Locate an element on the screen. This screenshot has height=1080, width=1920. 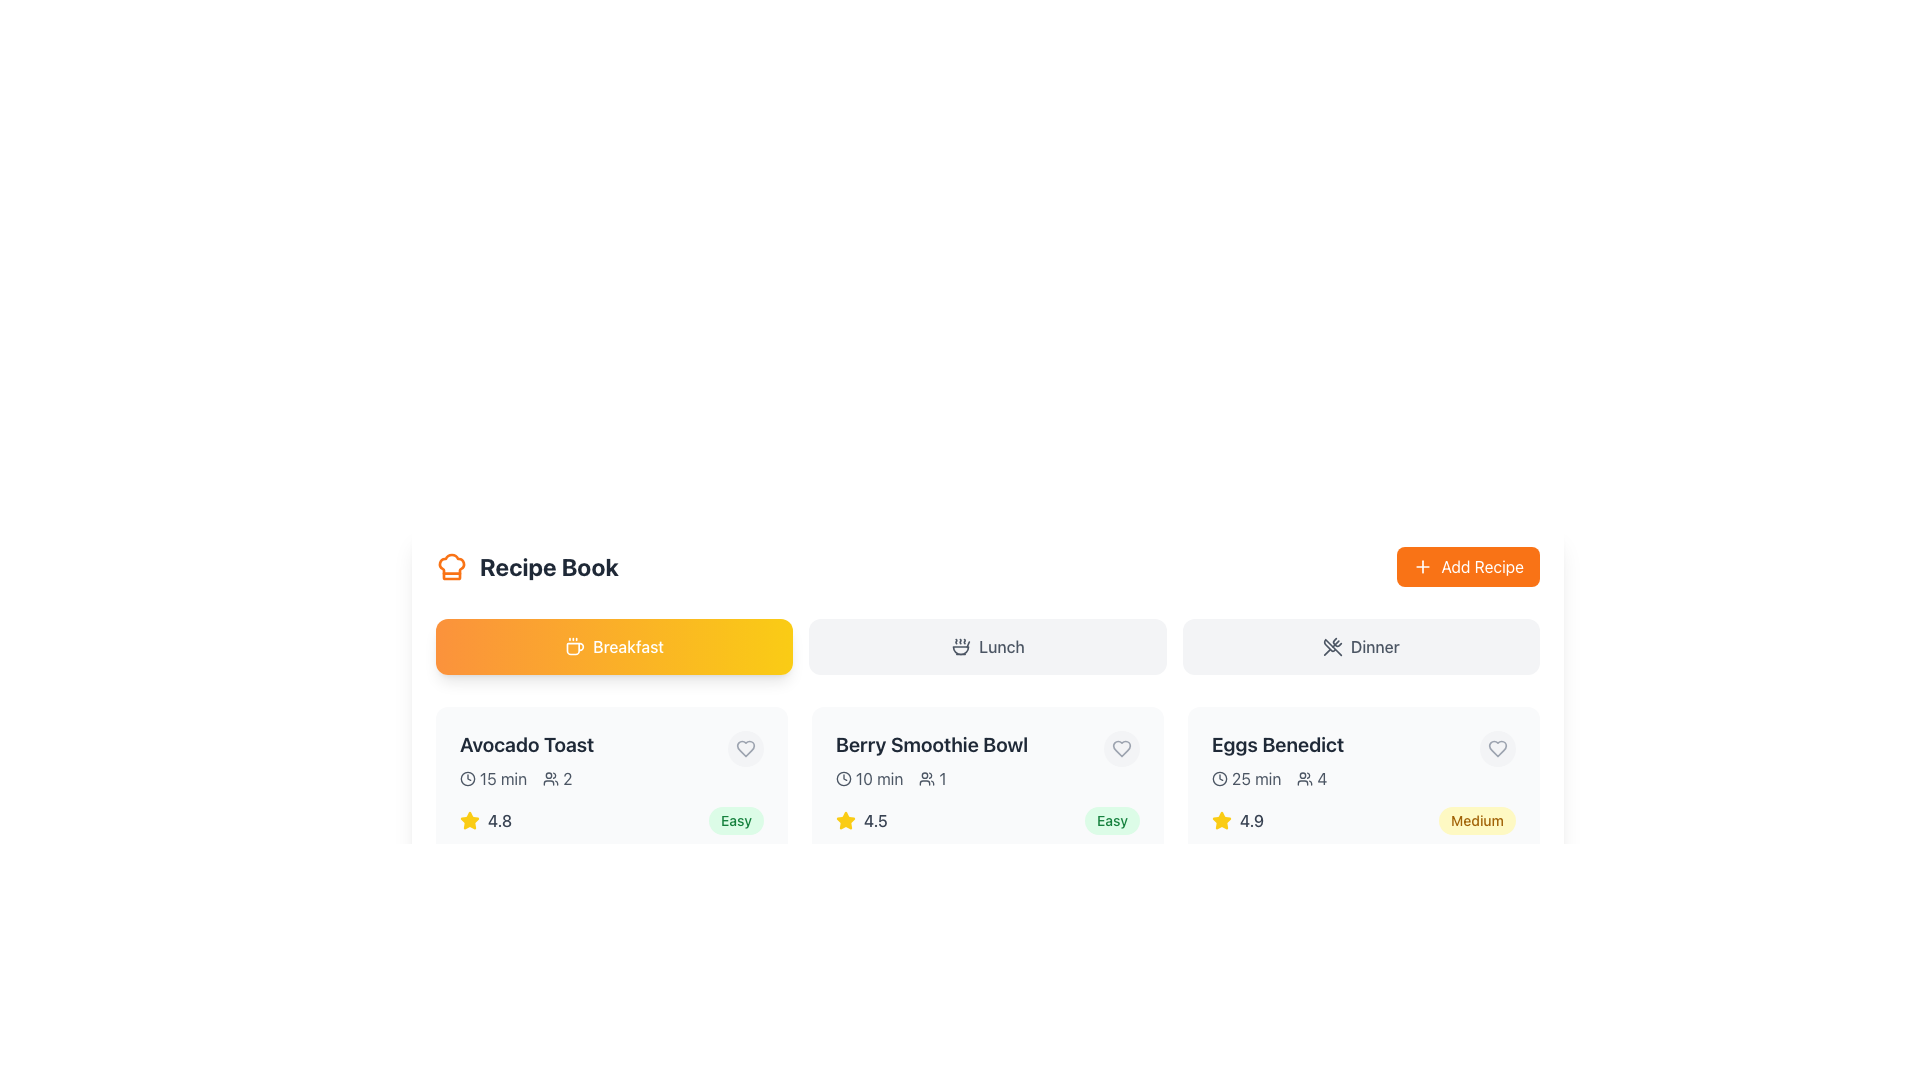
text of the label that reads 'Breakfast', which is styled in white on an orange to yellow gradient background button is located at coordinates (627, 647).